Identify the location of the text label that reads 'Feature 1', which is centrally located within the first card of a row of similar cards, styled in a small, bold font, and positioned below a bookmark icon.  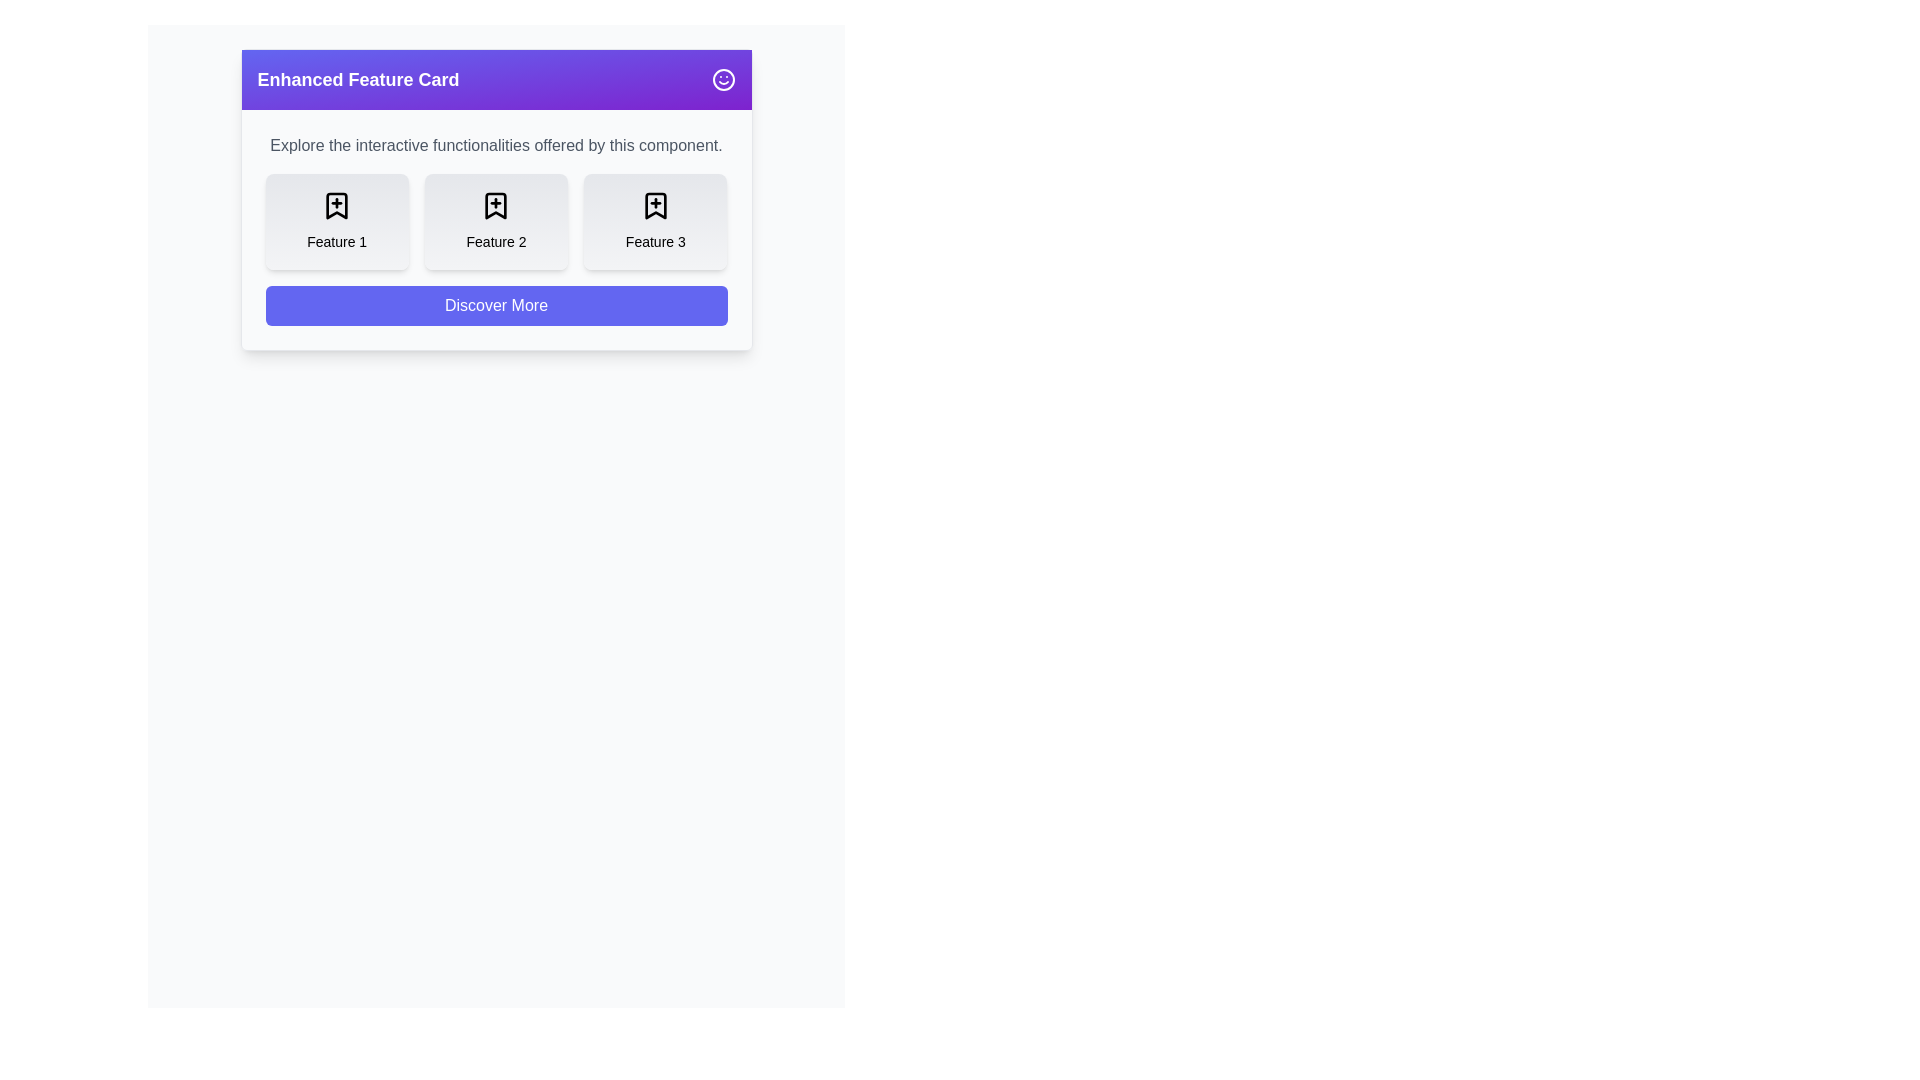
(337, 241).